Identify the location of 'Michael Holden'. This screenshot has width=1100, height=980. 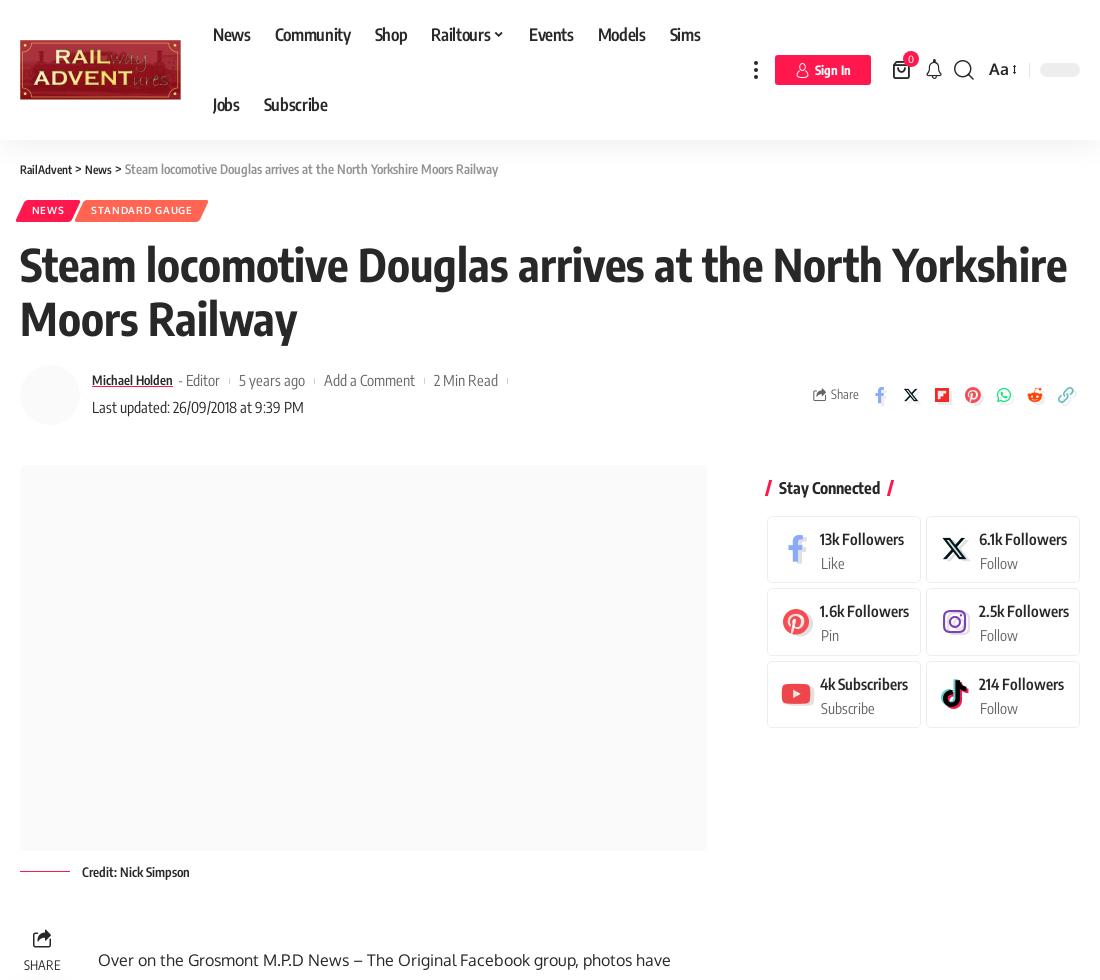
(91, 385).